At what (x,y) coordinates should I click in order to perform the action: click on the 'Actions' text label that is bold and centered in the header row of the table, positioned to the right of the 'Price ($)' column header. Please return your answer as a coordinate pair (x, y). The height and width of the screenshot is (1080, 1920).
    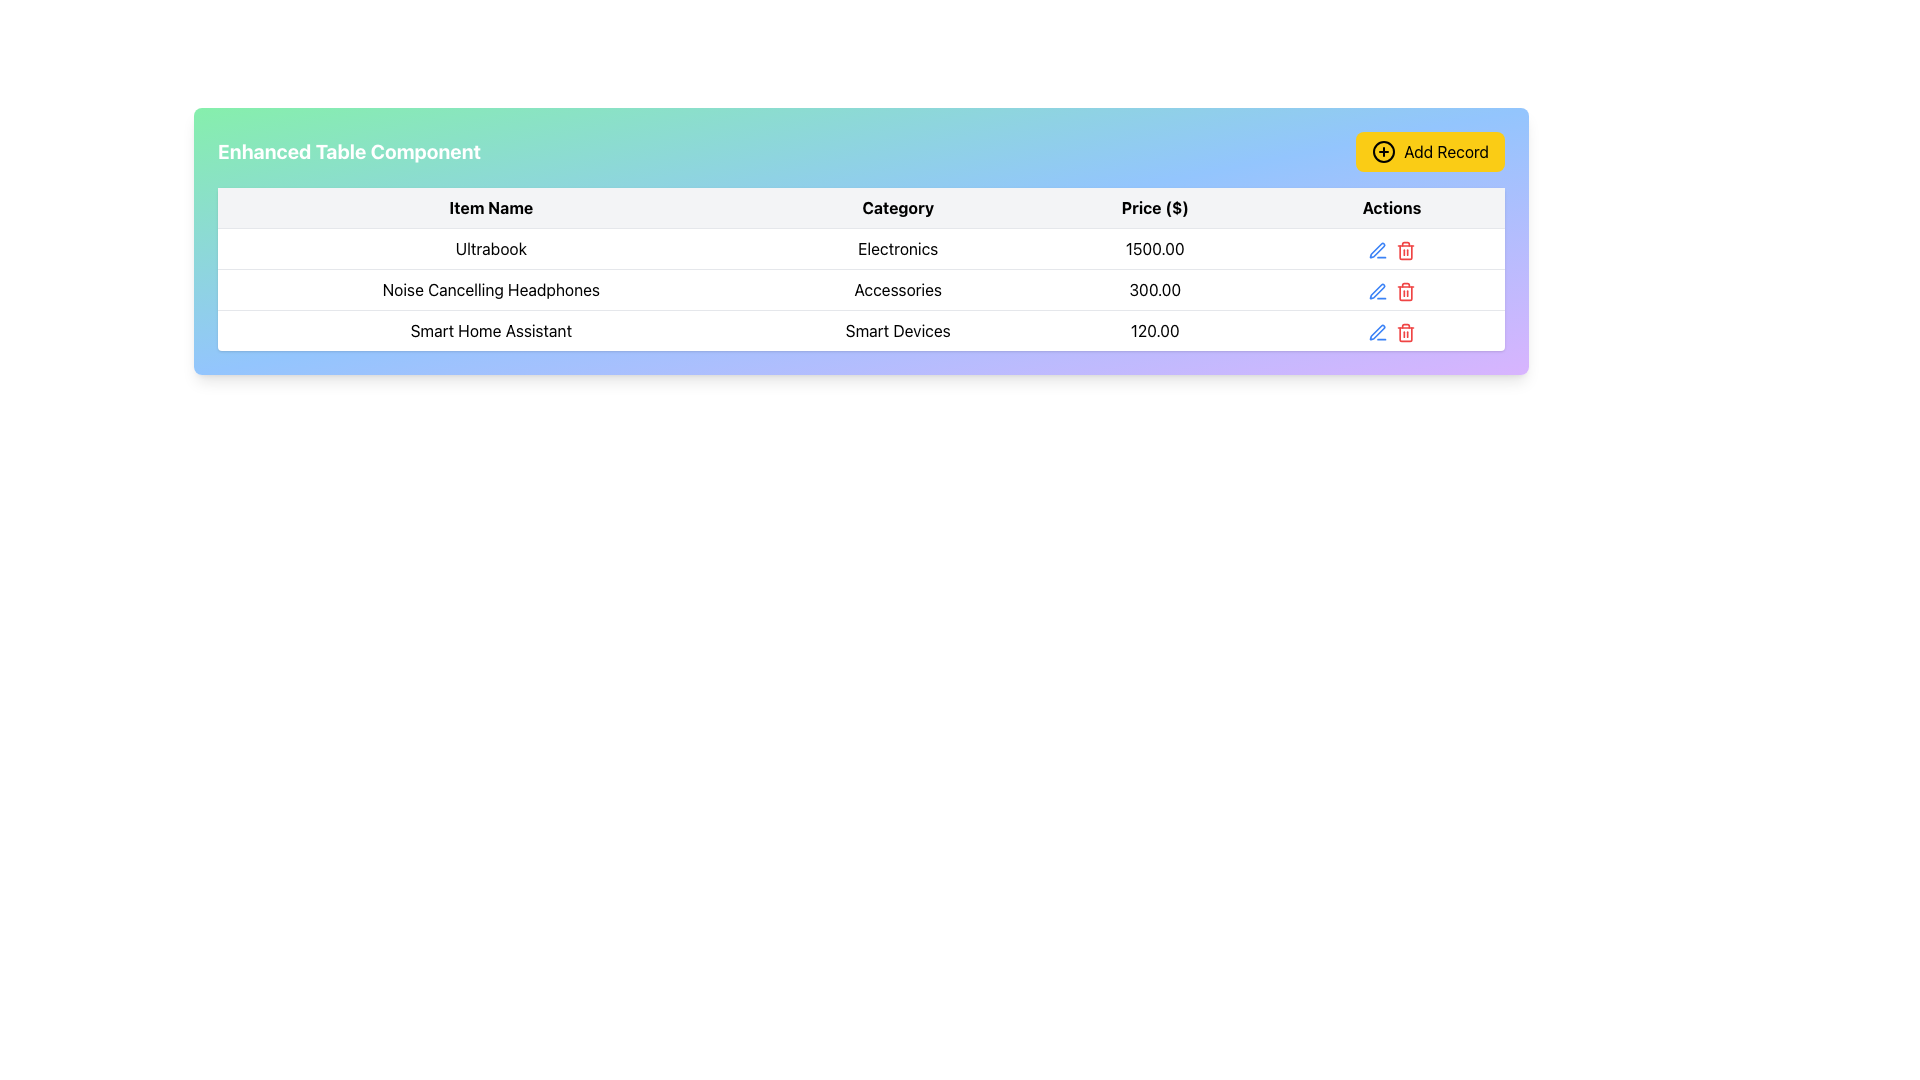
    Looking at the image, I should click on (1391, 208).